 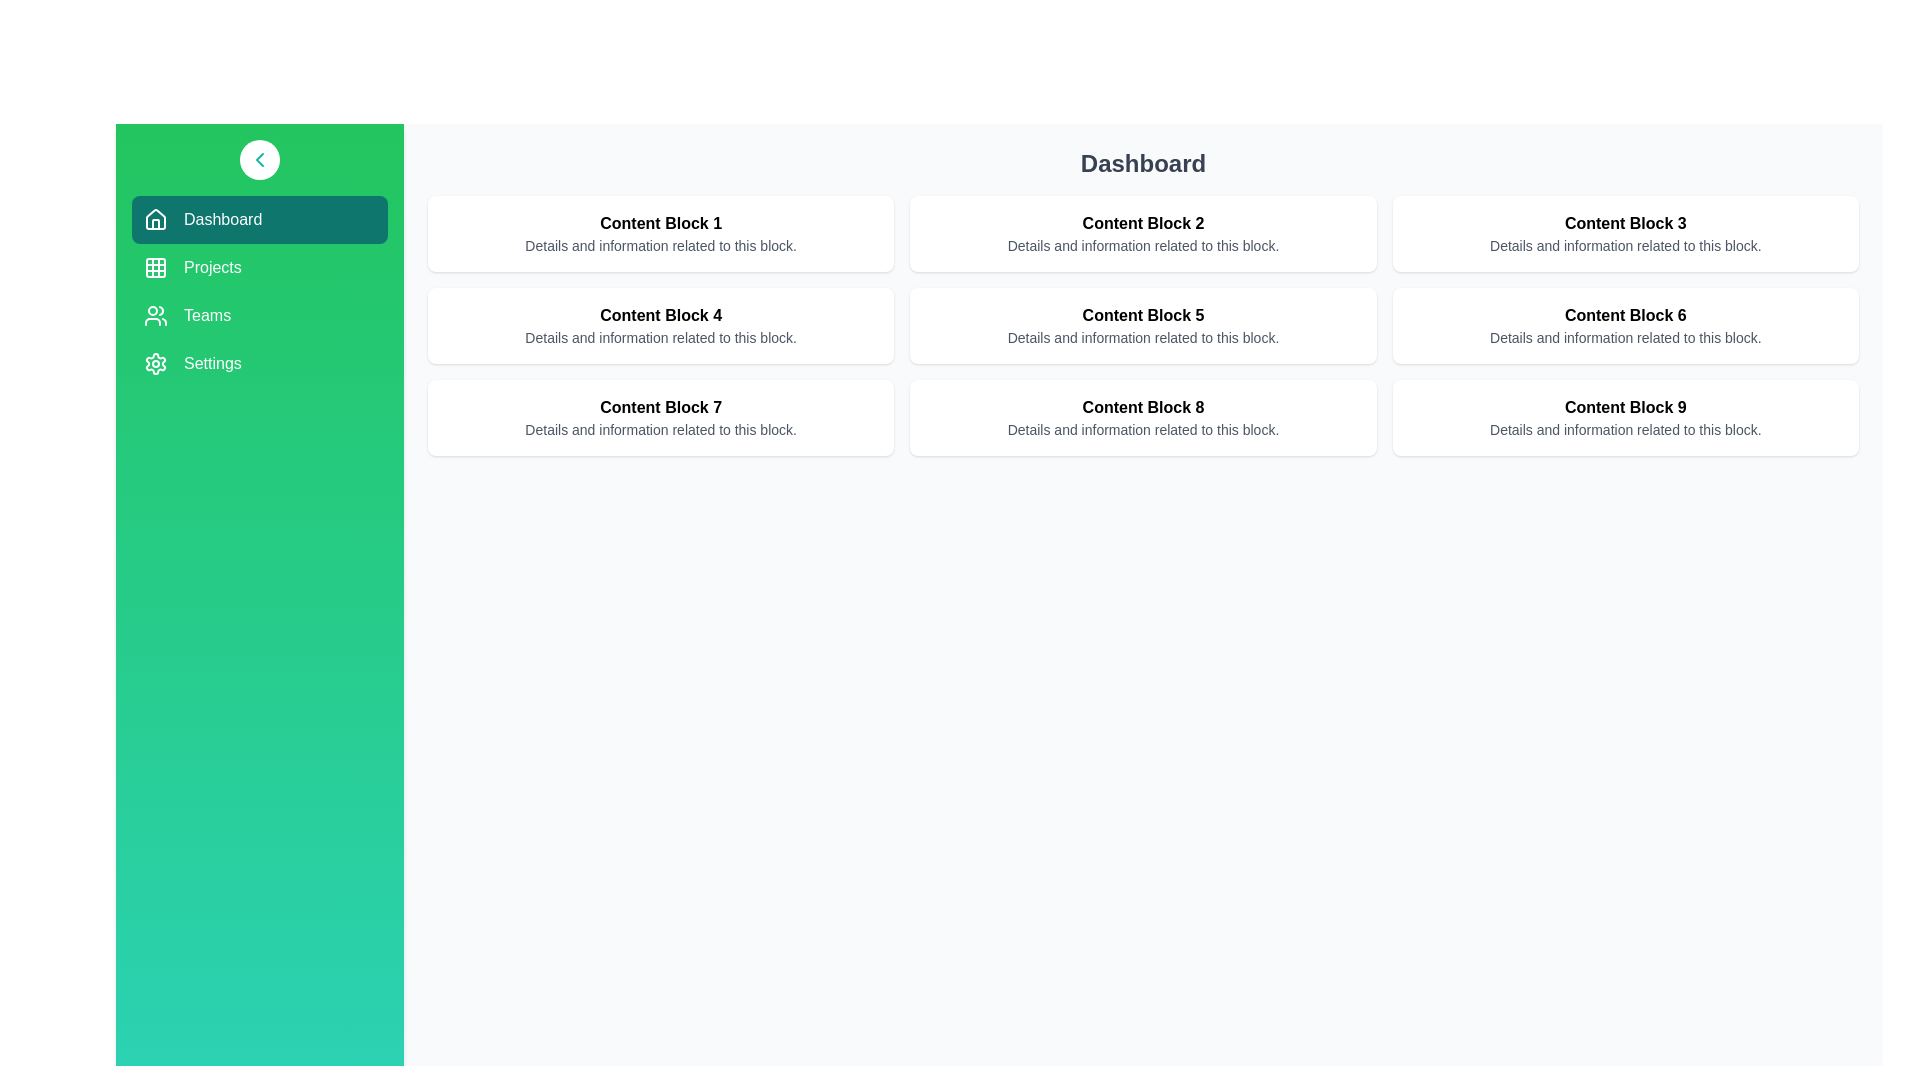 I want to click on the toggle button to change the sidebar state, so click(x=258, y=158).